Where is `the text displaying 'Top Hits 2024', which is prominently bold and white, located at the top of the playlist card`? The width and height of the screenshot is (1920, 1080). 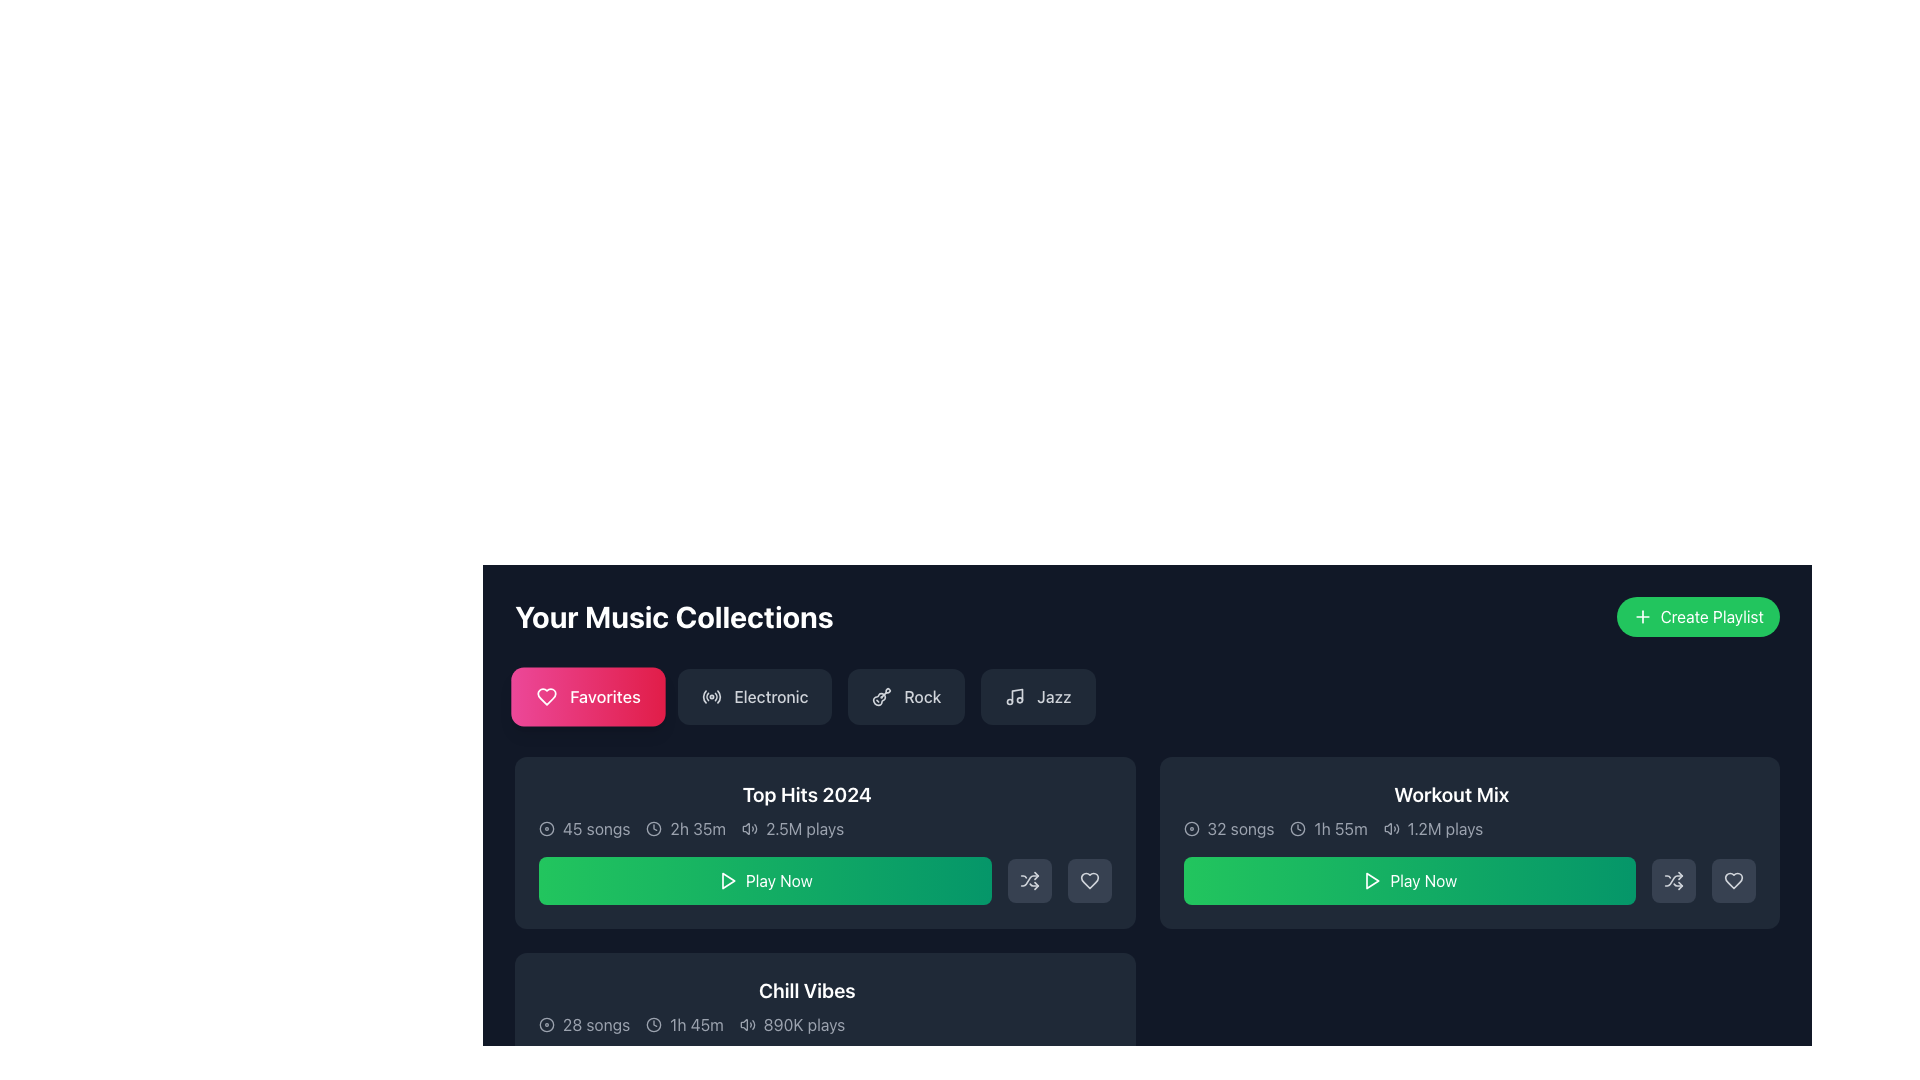 the text displaying 'Top Hits 2024', which is prominently bold and white, located at the top of the playlist card is located at coordinates (807, 793).